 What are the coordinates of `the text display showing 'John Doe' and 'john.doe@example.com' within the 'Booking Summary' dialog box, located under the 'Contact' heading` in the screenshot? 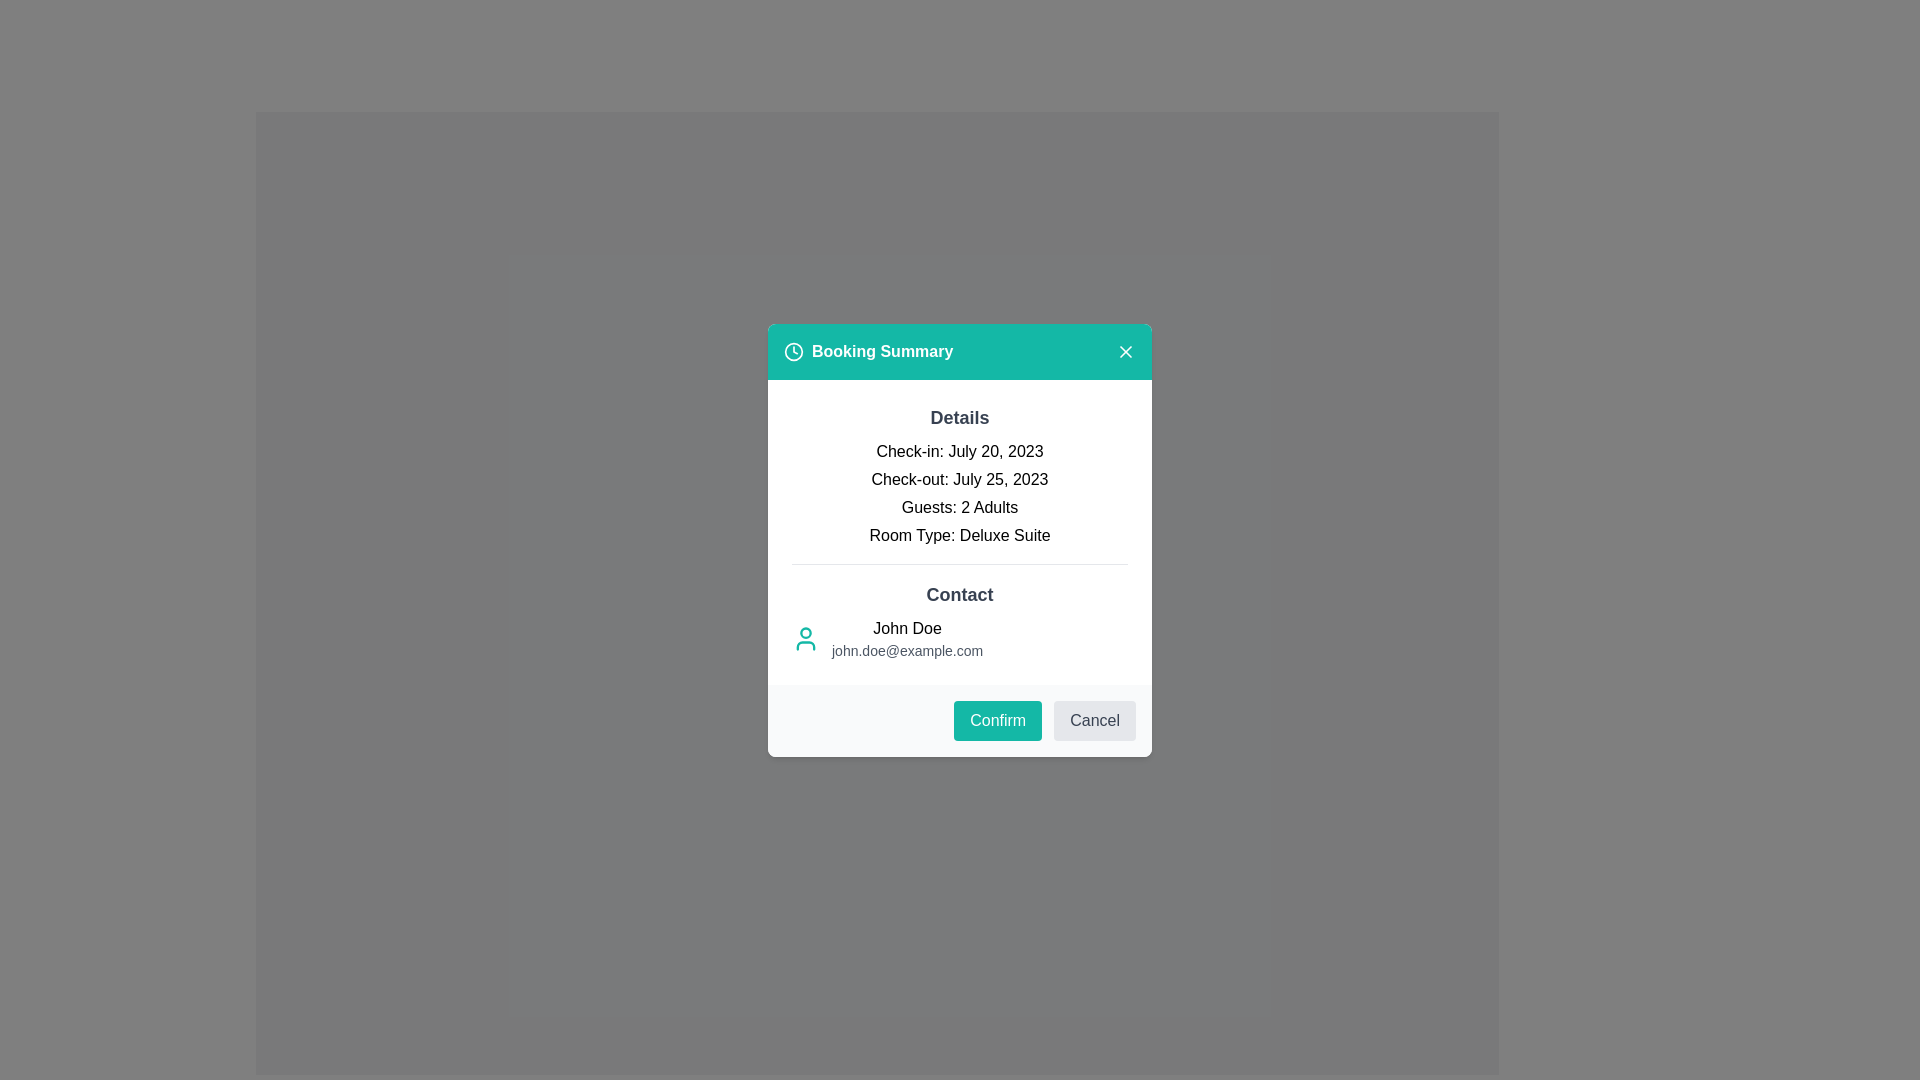 It's located at (906, 638).